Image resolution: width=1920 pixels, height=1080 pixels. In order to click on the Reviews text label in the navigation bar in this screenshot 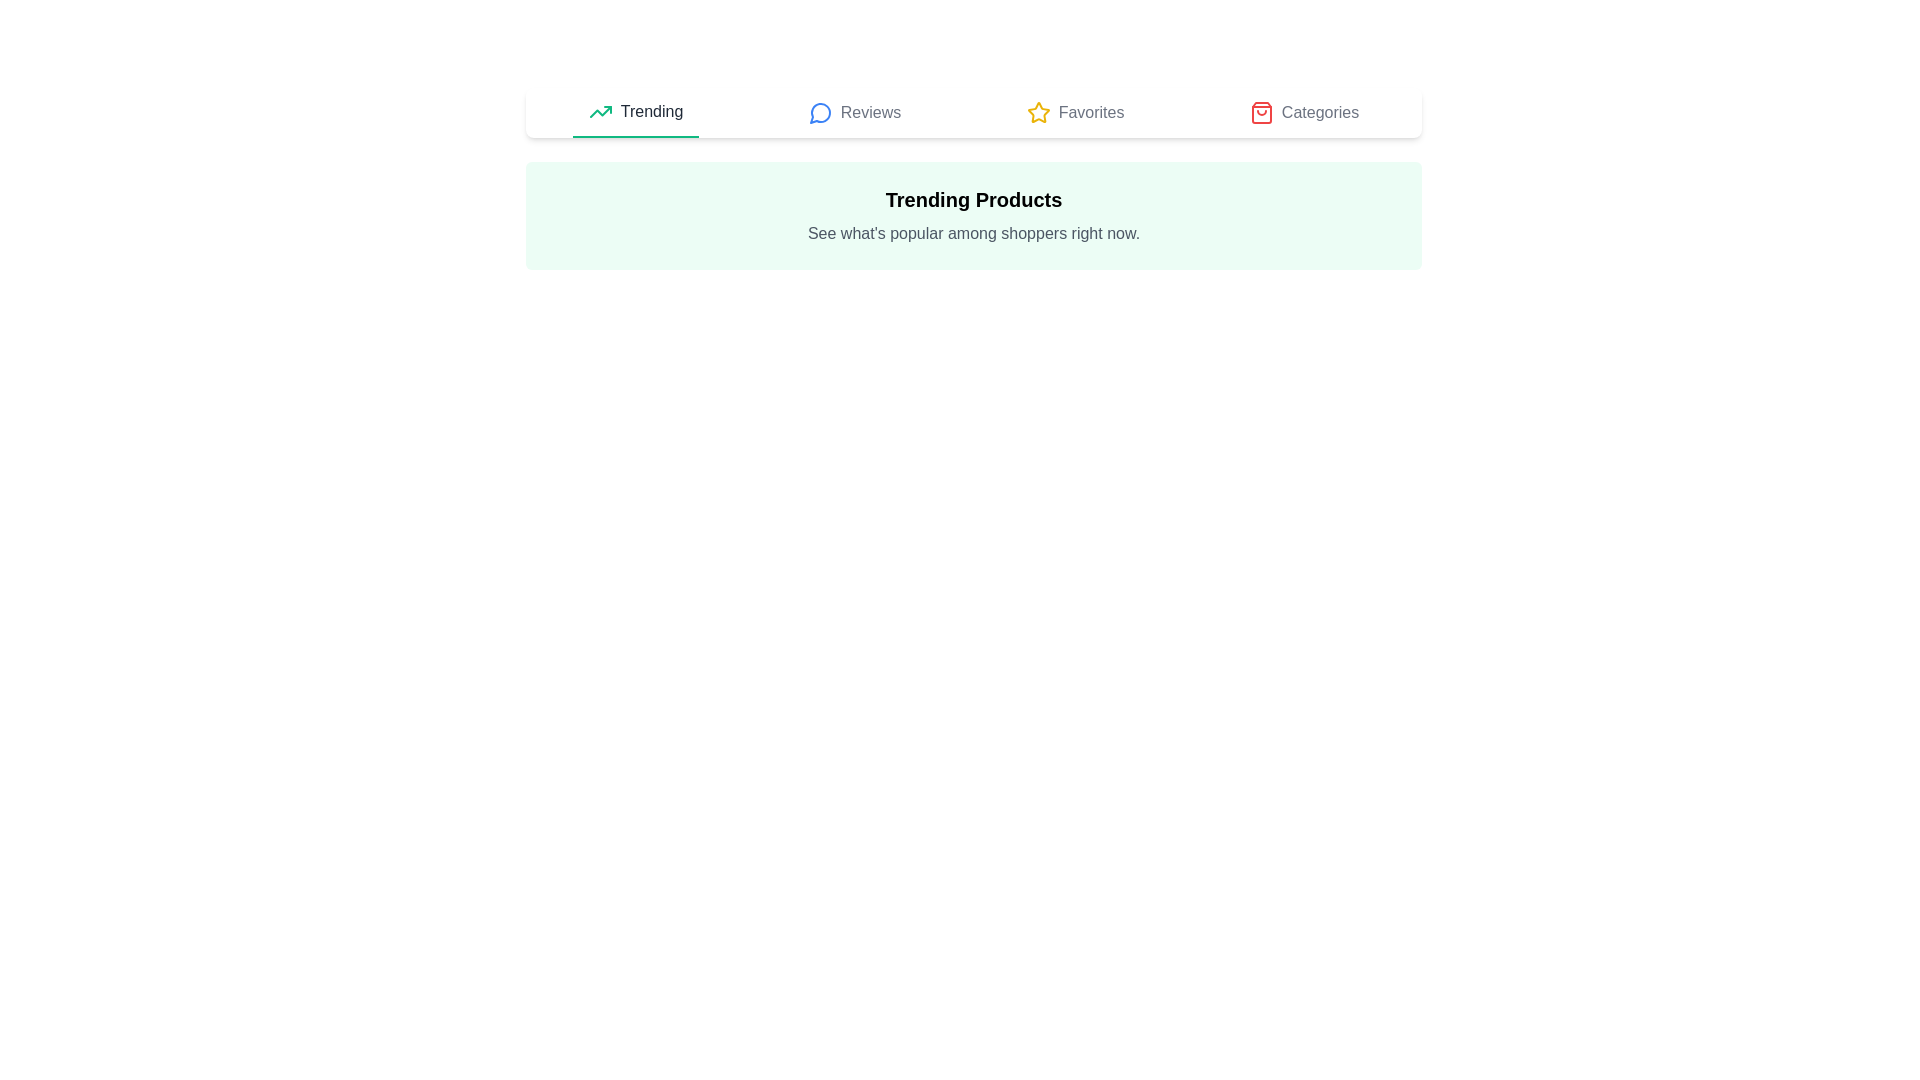, I will do `click(870, 112)`.